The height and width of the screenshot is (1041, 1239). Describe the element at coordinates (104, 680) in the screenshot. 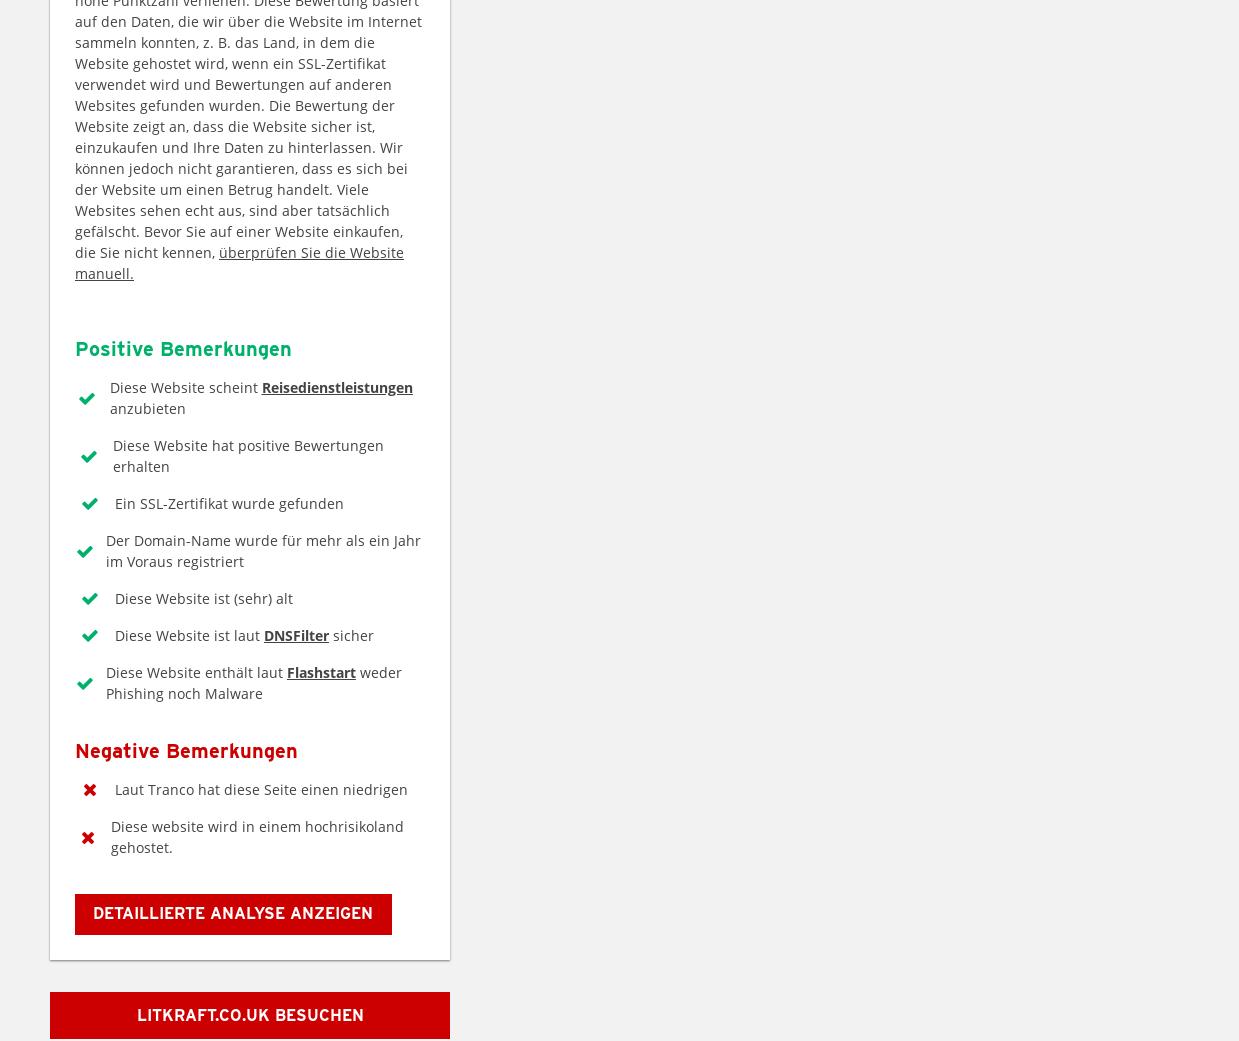

I see `'weder Phishing noch Malware'` at that location.